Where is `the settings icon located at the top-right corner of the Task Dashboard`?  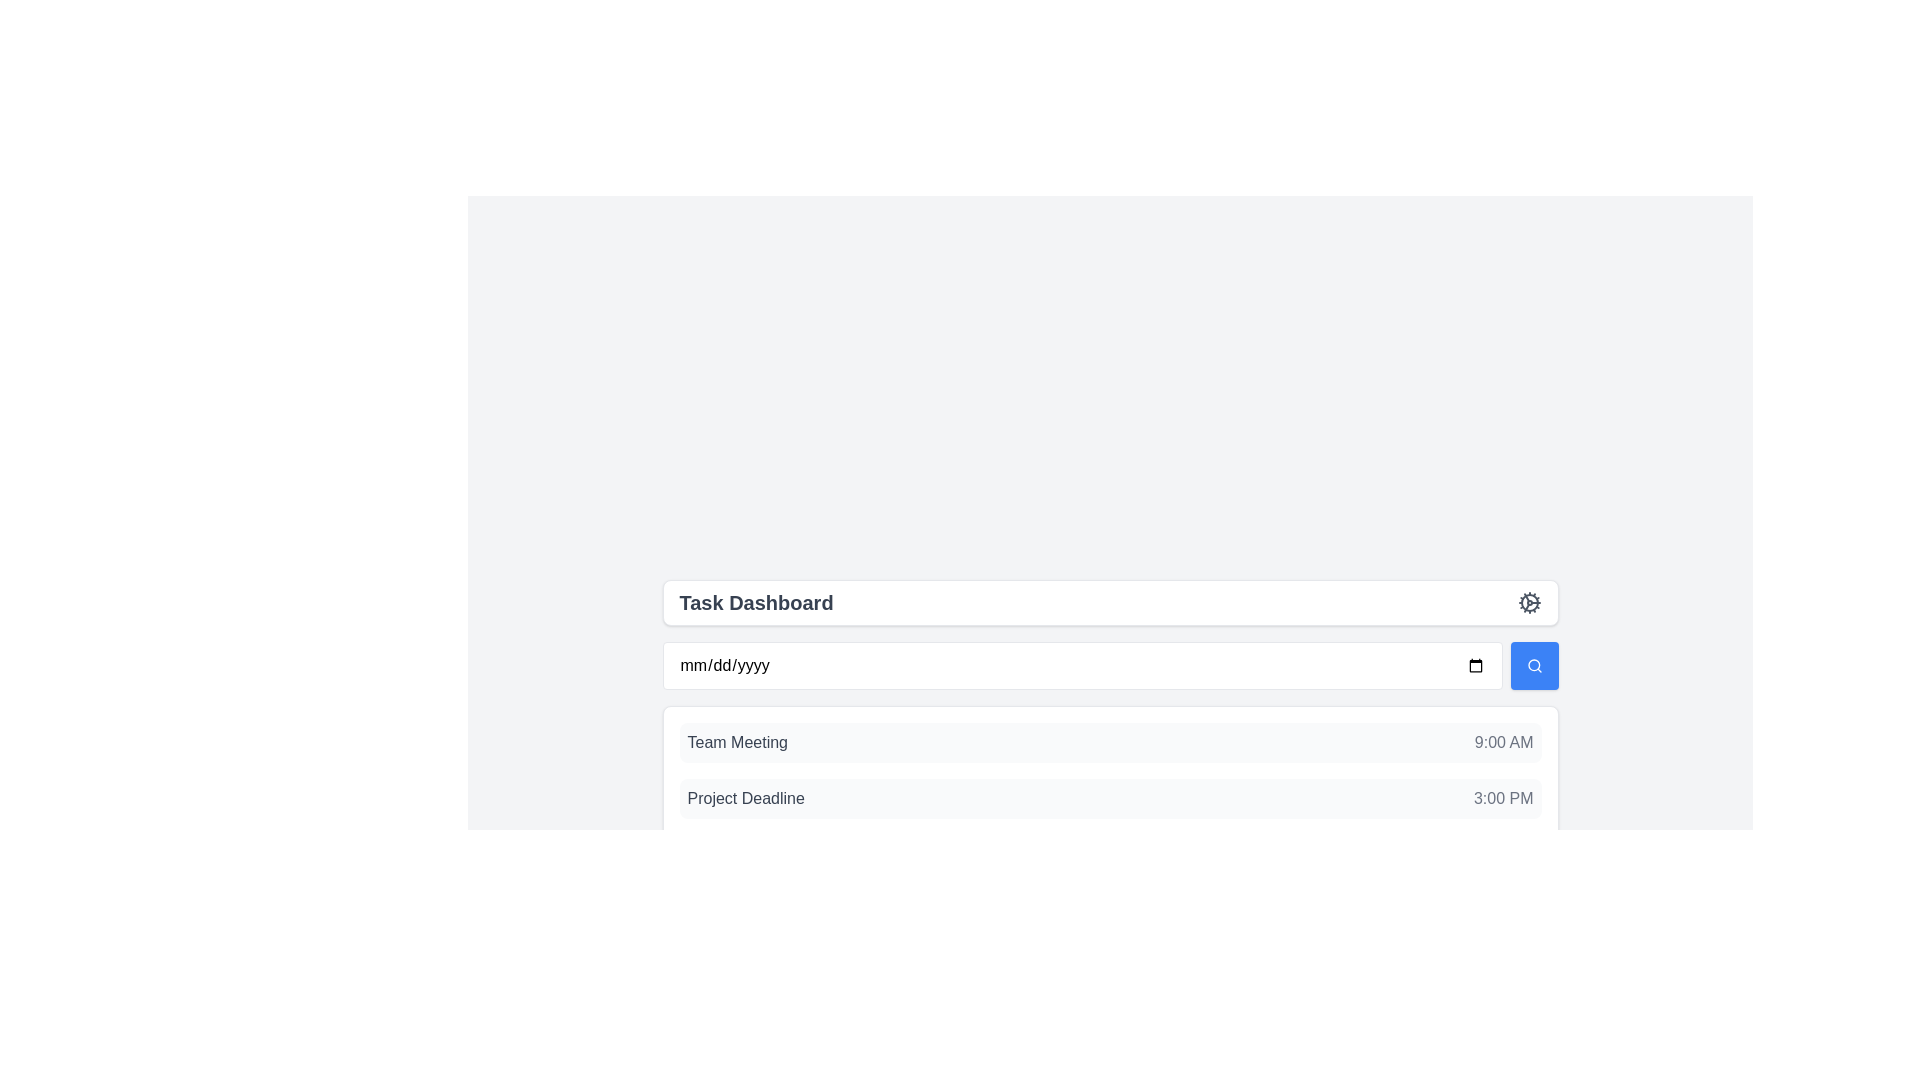 the settings icon located at the top-right corner of the Task Dashboard is located at coordinates (1528, 601).